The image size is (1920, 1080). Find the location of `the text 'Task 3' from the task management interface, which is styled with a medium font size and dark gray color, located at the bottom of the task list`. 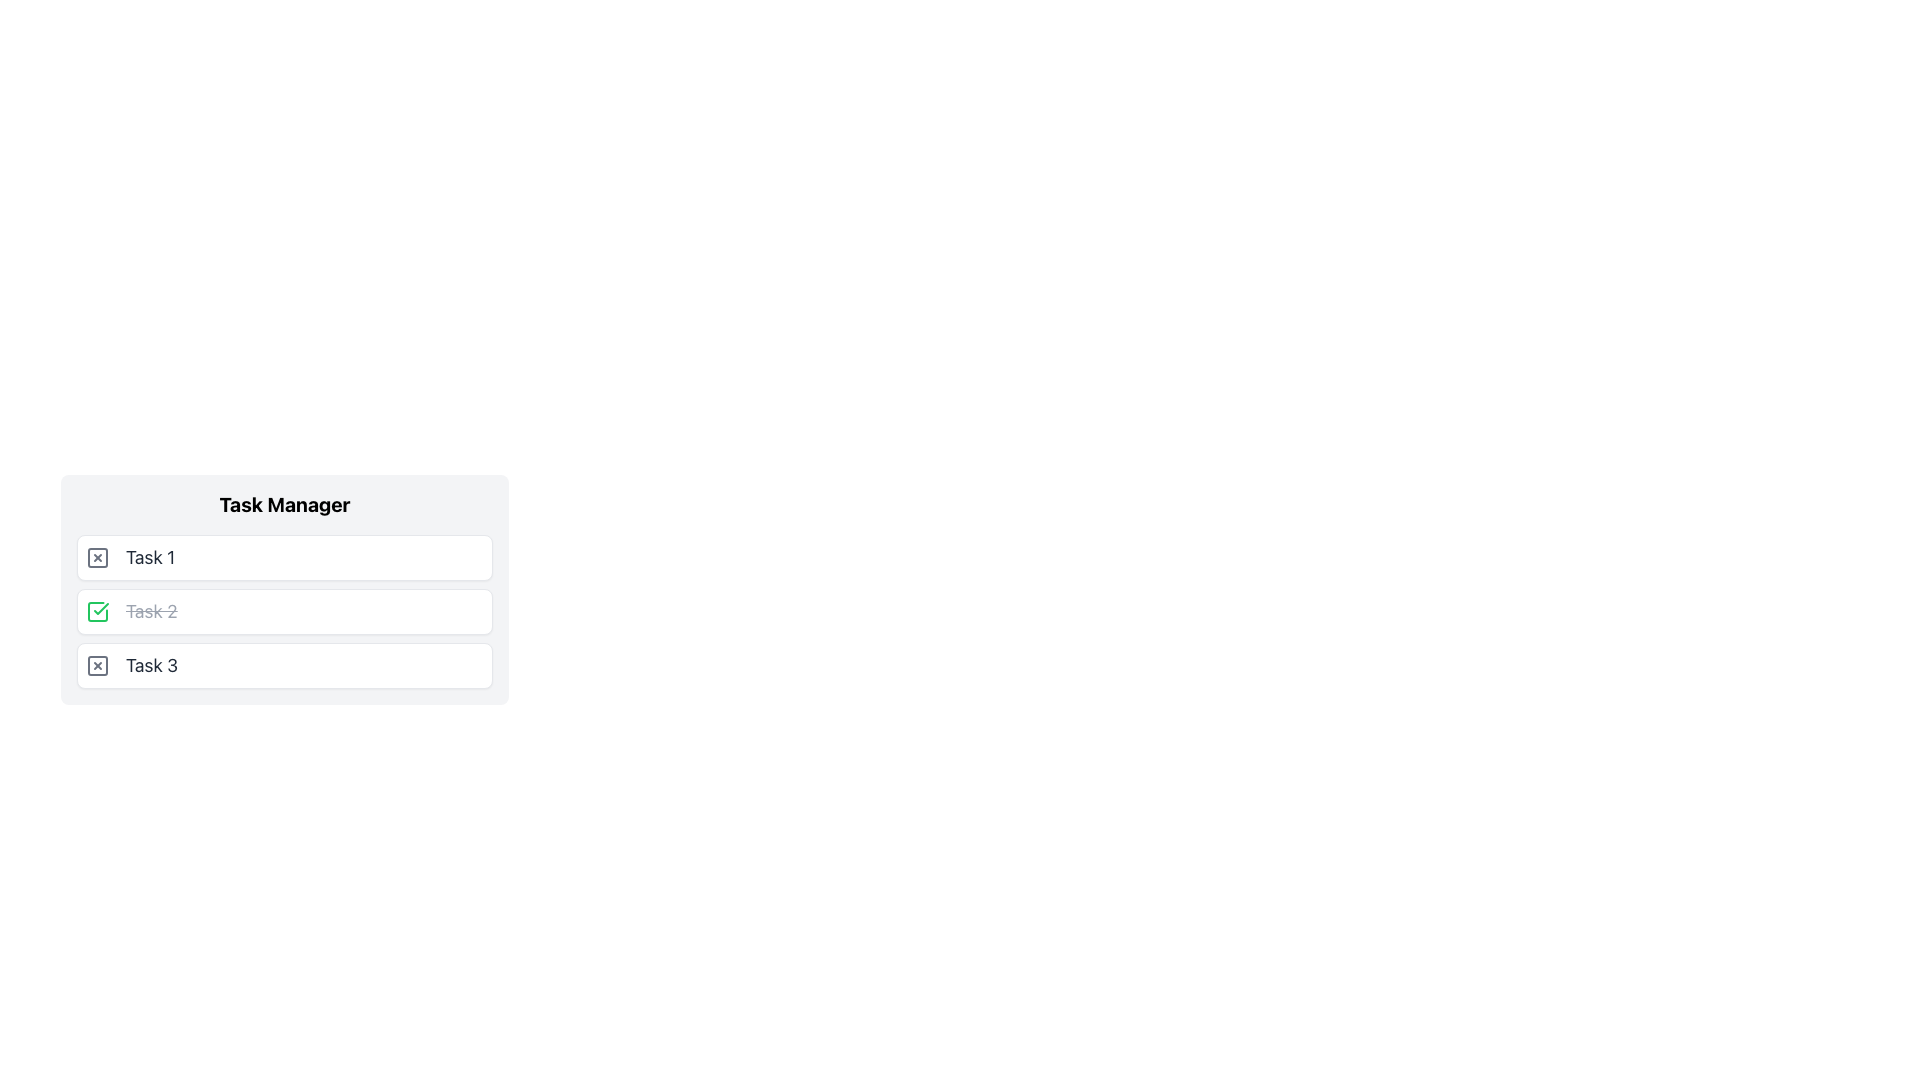

the text 'Task 3' from the task management interface, which is styled with a medium font size and dark gray color, located at the bottom of the task list is located at coordinates (151, 666).